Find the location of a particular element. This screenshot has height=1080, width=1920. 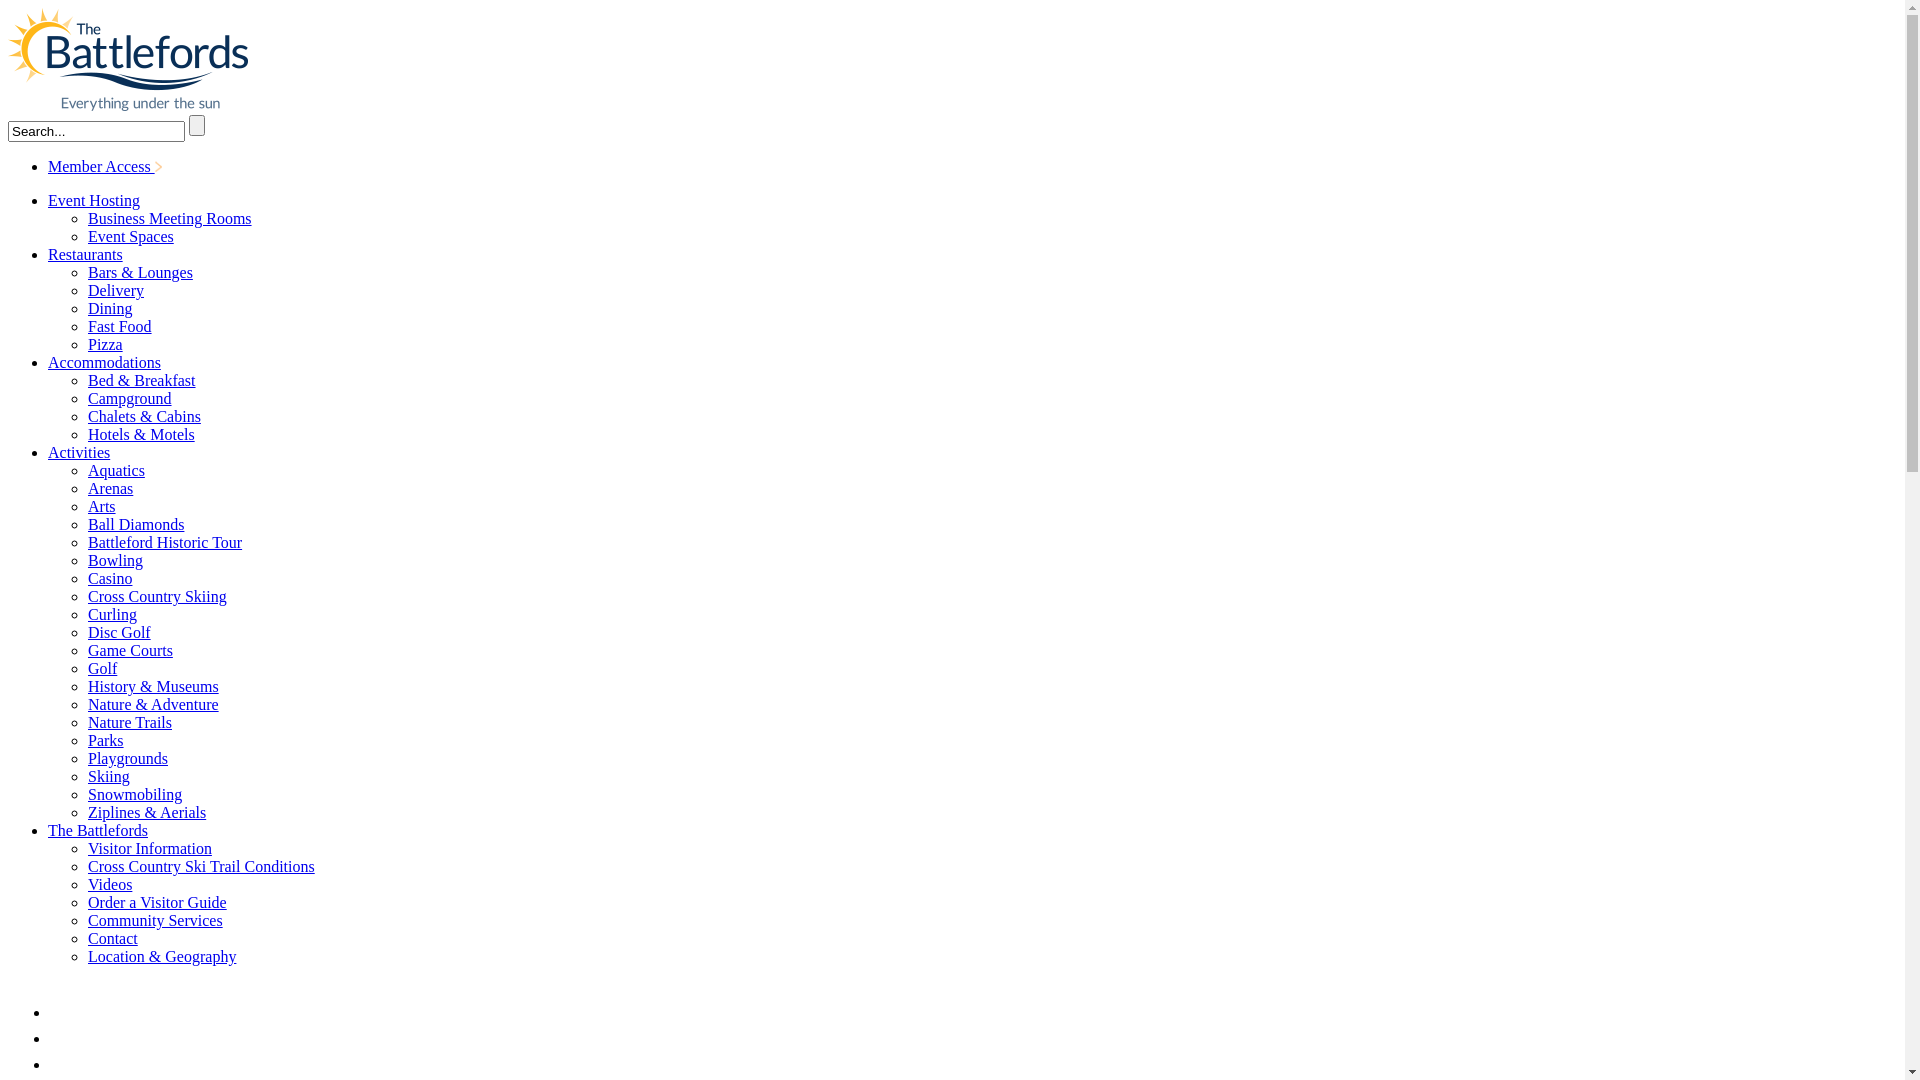

'Snowmobiling' is located at coordinates (133, 793).